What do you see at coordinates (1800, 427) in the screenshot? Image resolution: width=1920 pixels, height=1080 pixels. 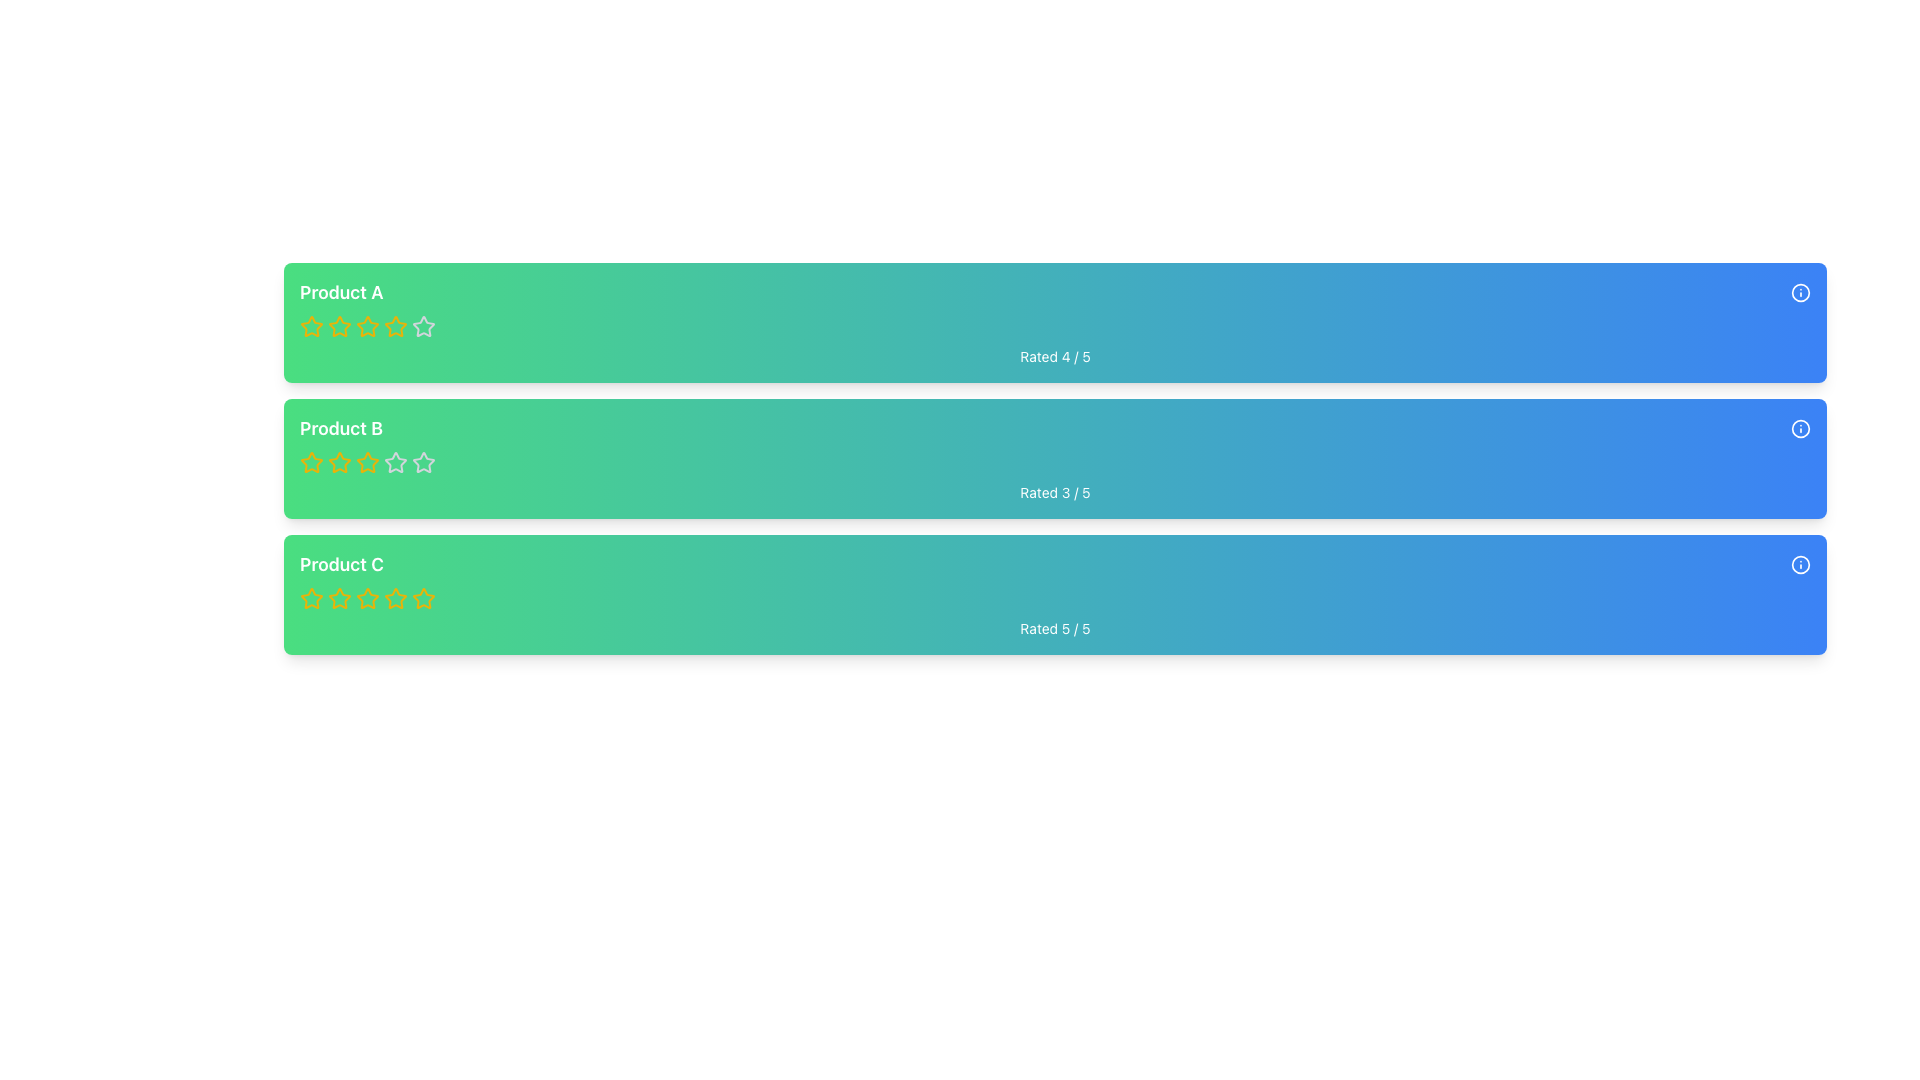 I see `the interactive button located at the far-right end of the 'Product B' section` at bounding box center [1800, 427].